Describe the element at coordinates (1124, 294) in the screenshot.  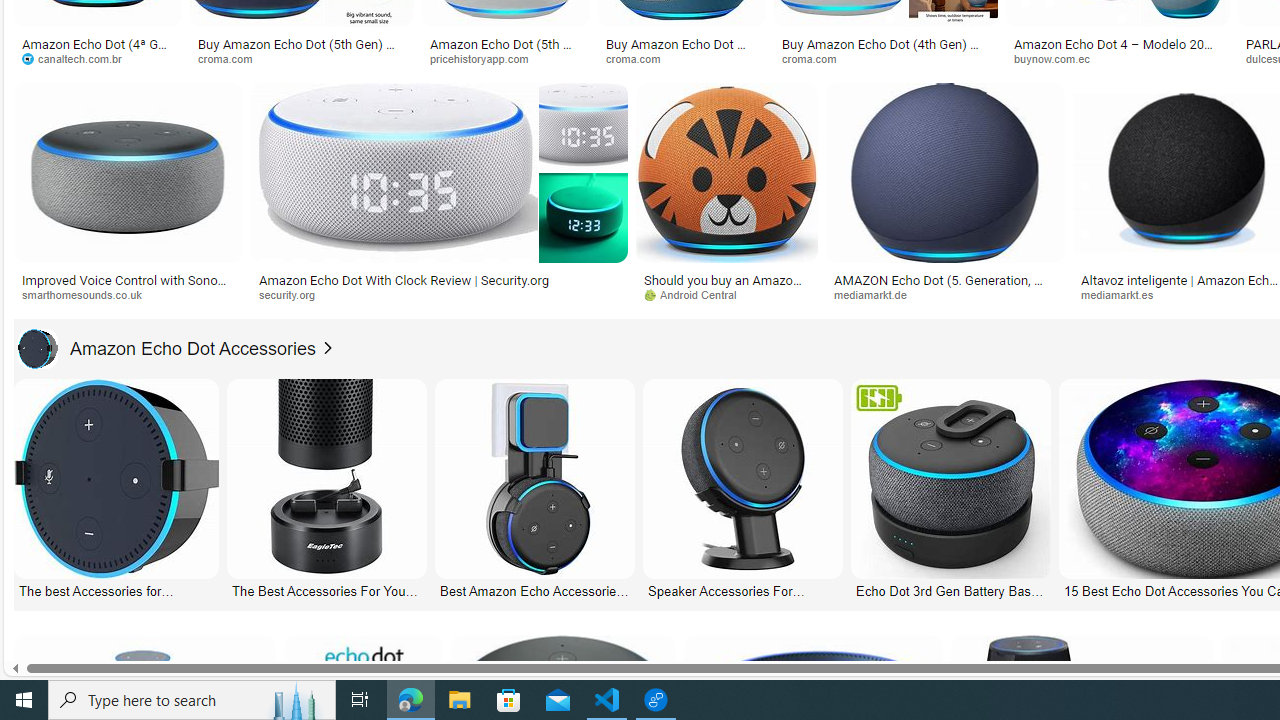
I see `'mediamarkt.es'` at that location.